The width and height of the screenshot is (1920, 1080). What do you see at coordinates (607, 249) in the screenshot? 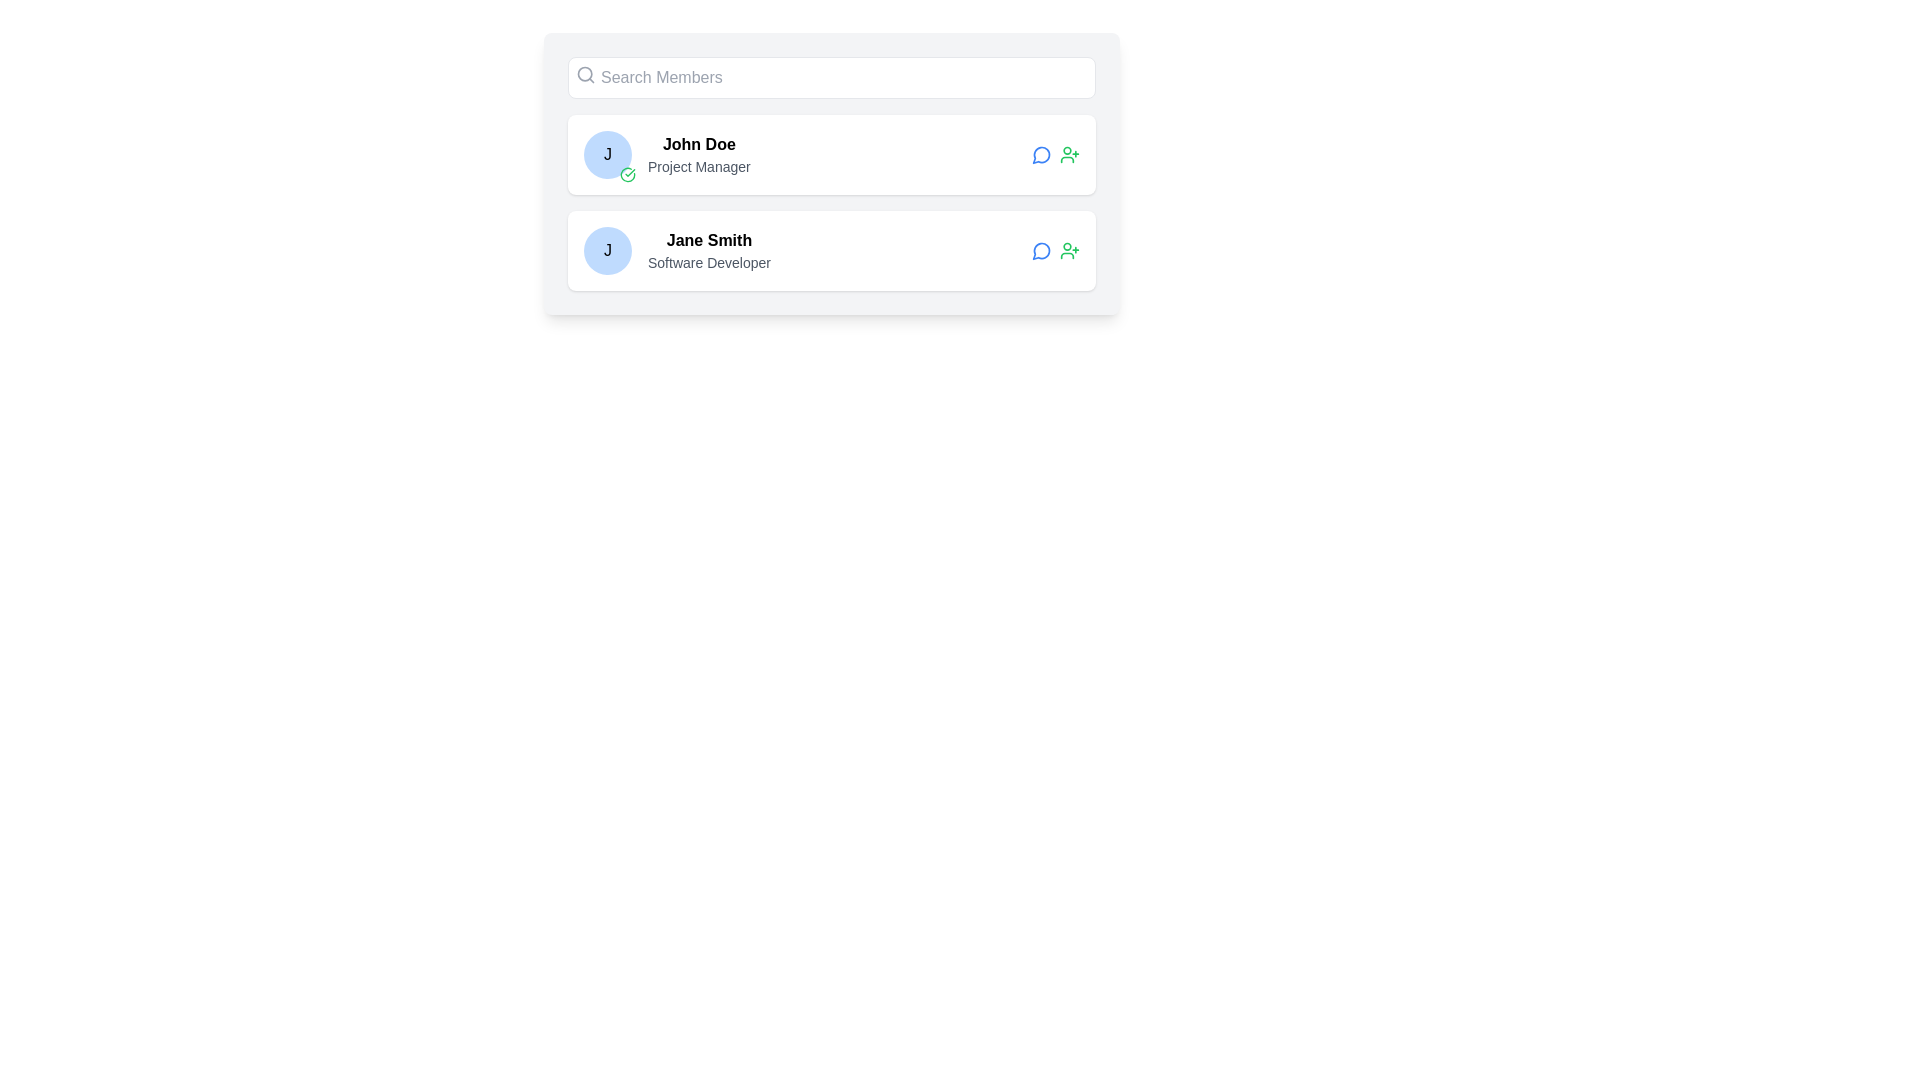
I see `the Avatar representing 'Jane Smith', which visually displays the initial 'J' and is positioned in the second row of the member list, to the far left of the associated details` at bounding box center [607, 249].